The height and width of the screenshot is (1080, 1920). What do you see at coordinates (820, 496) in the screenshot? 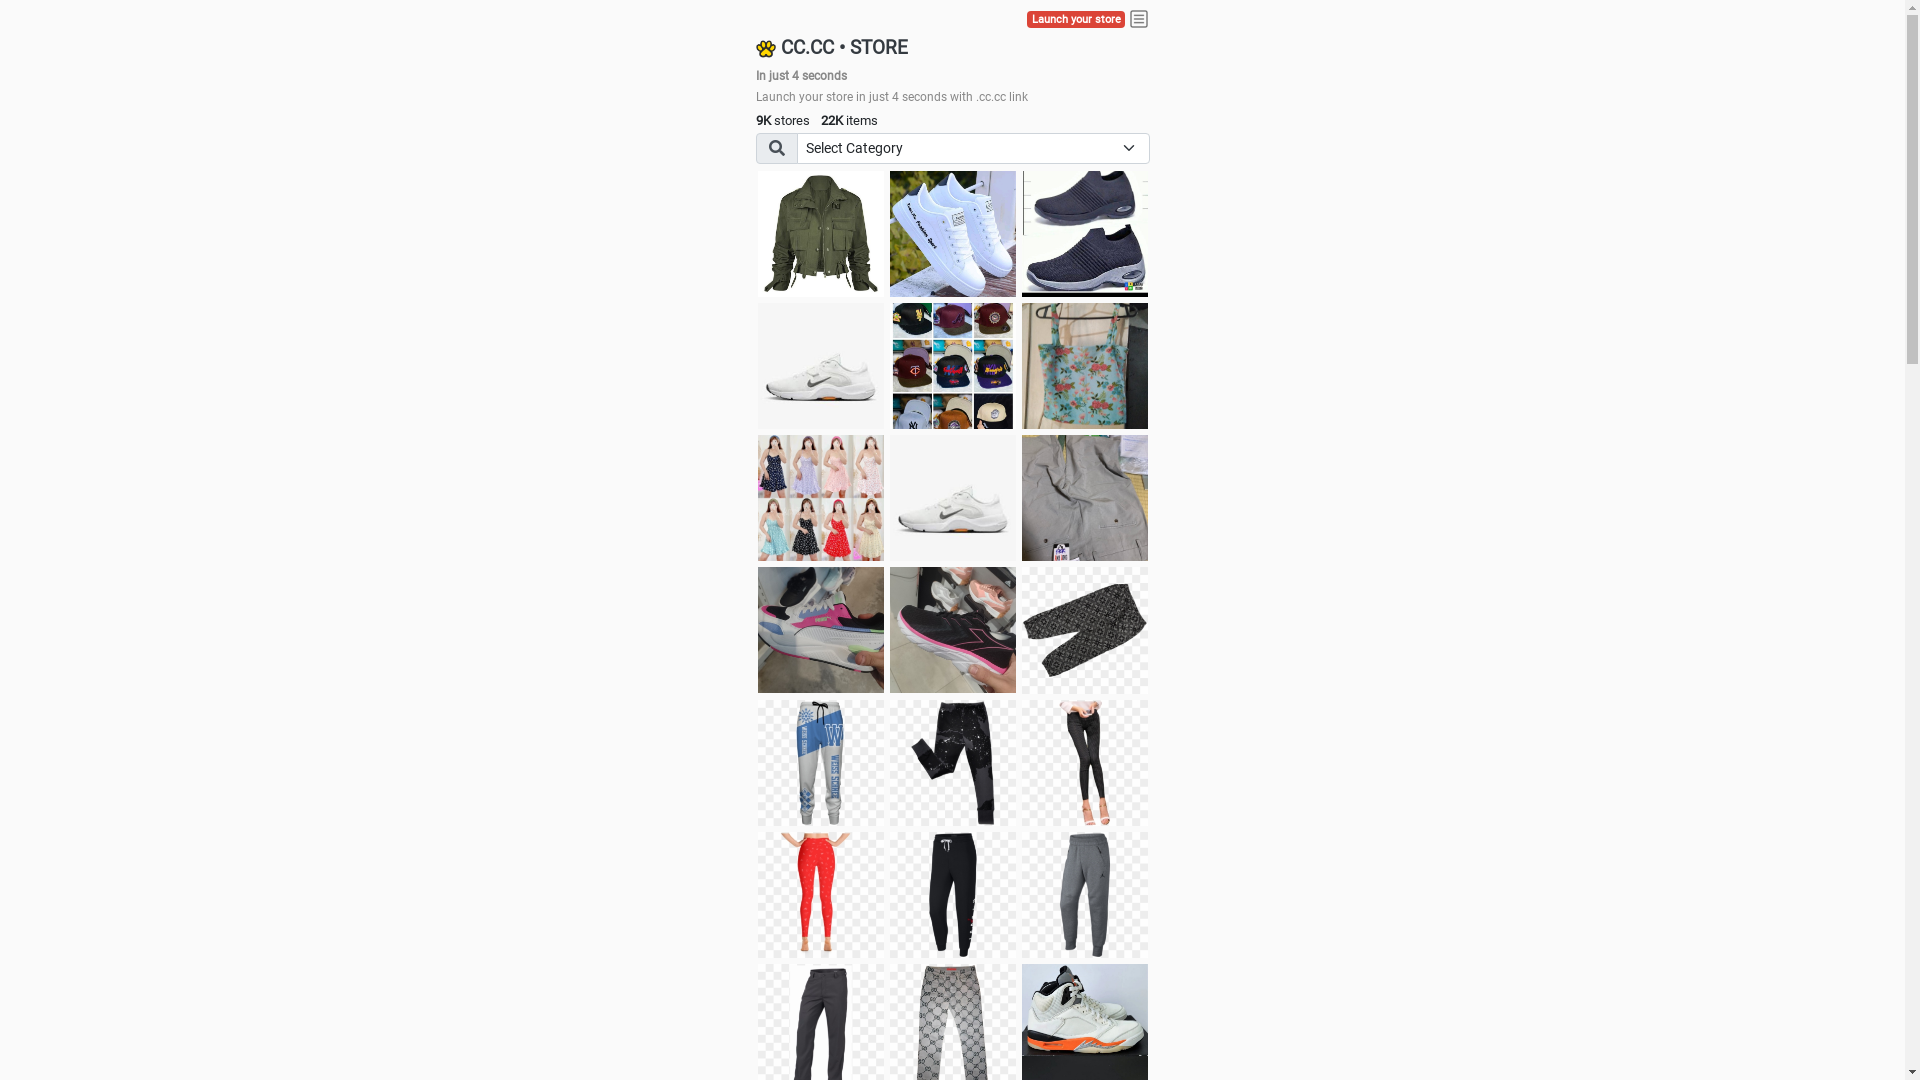
I see `'Dress/square nect top'` at bounding box center [820, 496].